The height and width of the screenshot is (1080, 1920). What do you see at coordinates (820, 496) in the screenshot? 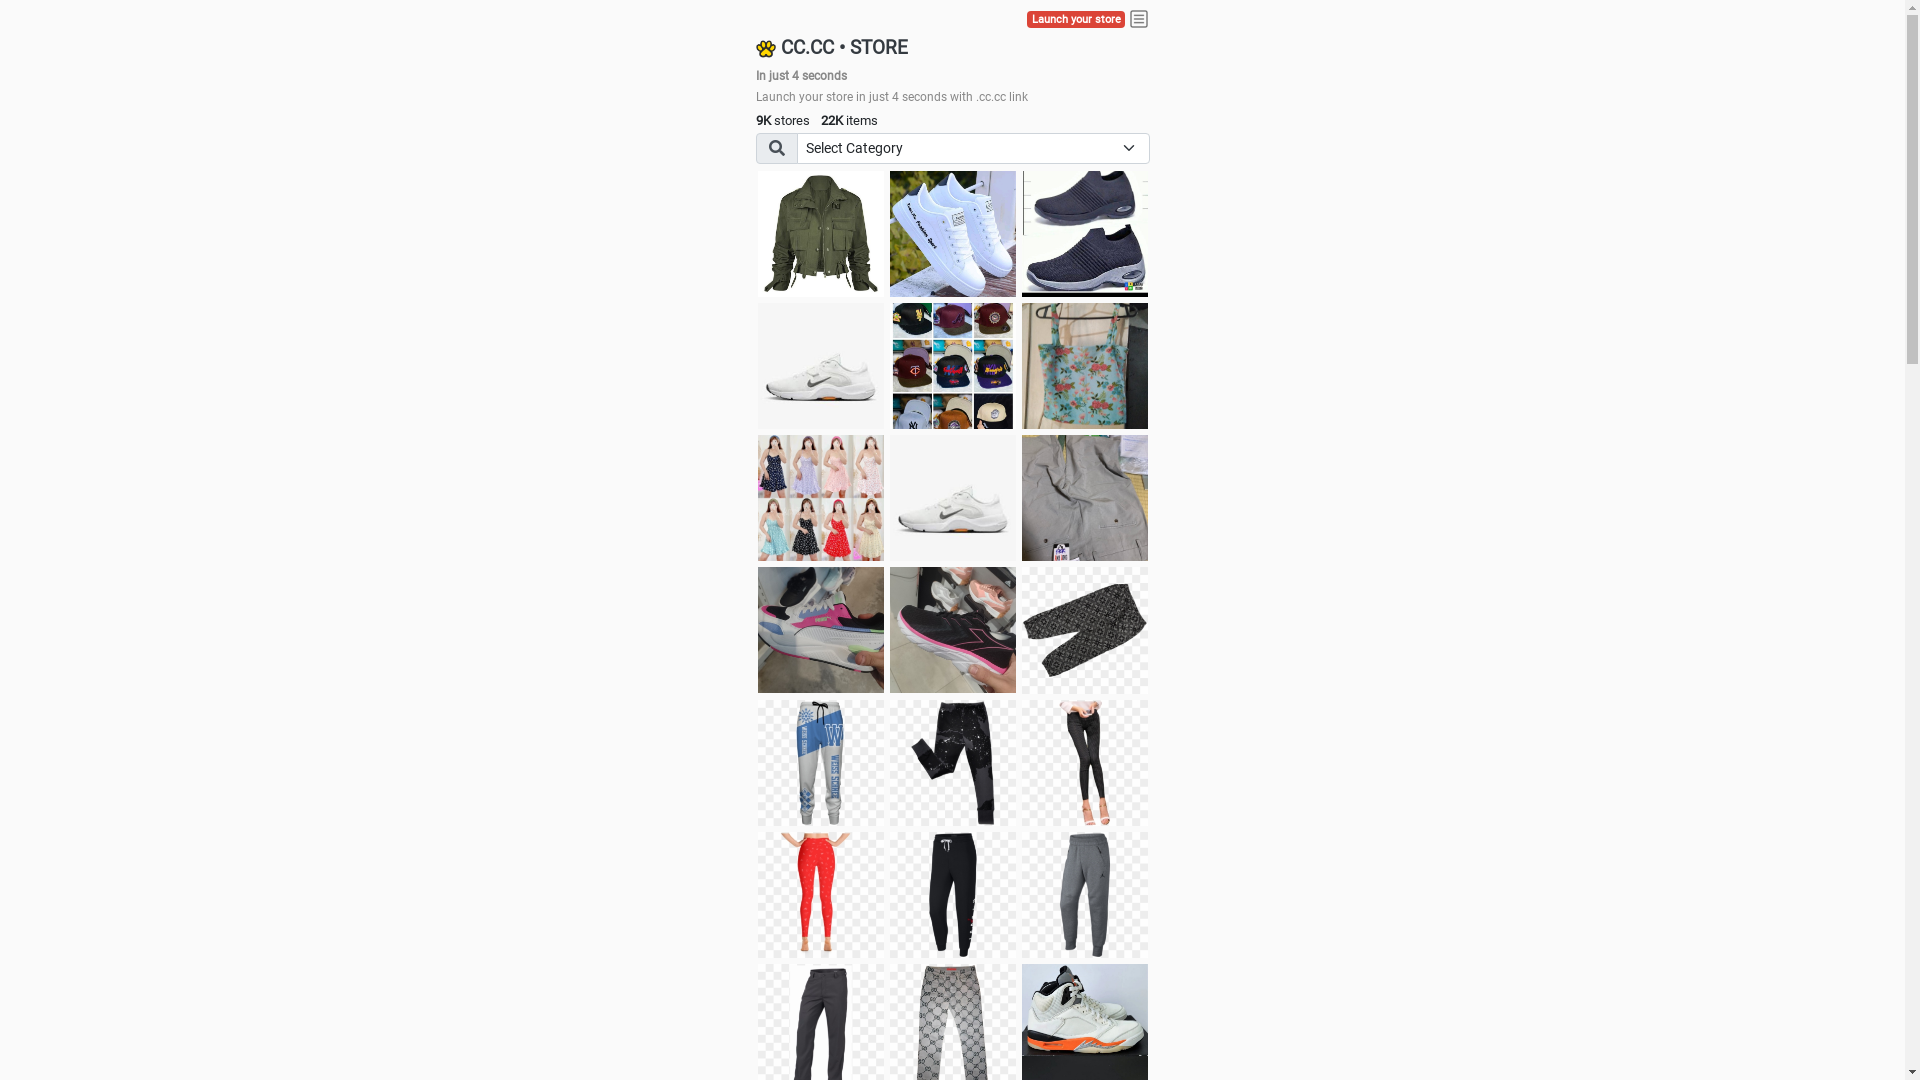
I see `'Dress/square nect top'` at bounding box center [820, 496].